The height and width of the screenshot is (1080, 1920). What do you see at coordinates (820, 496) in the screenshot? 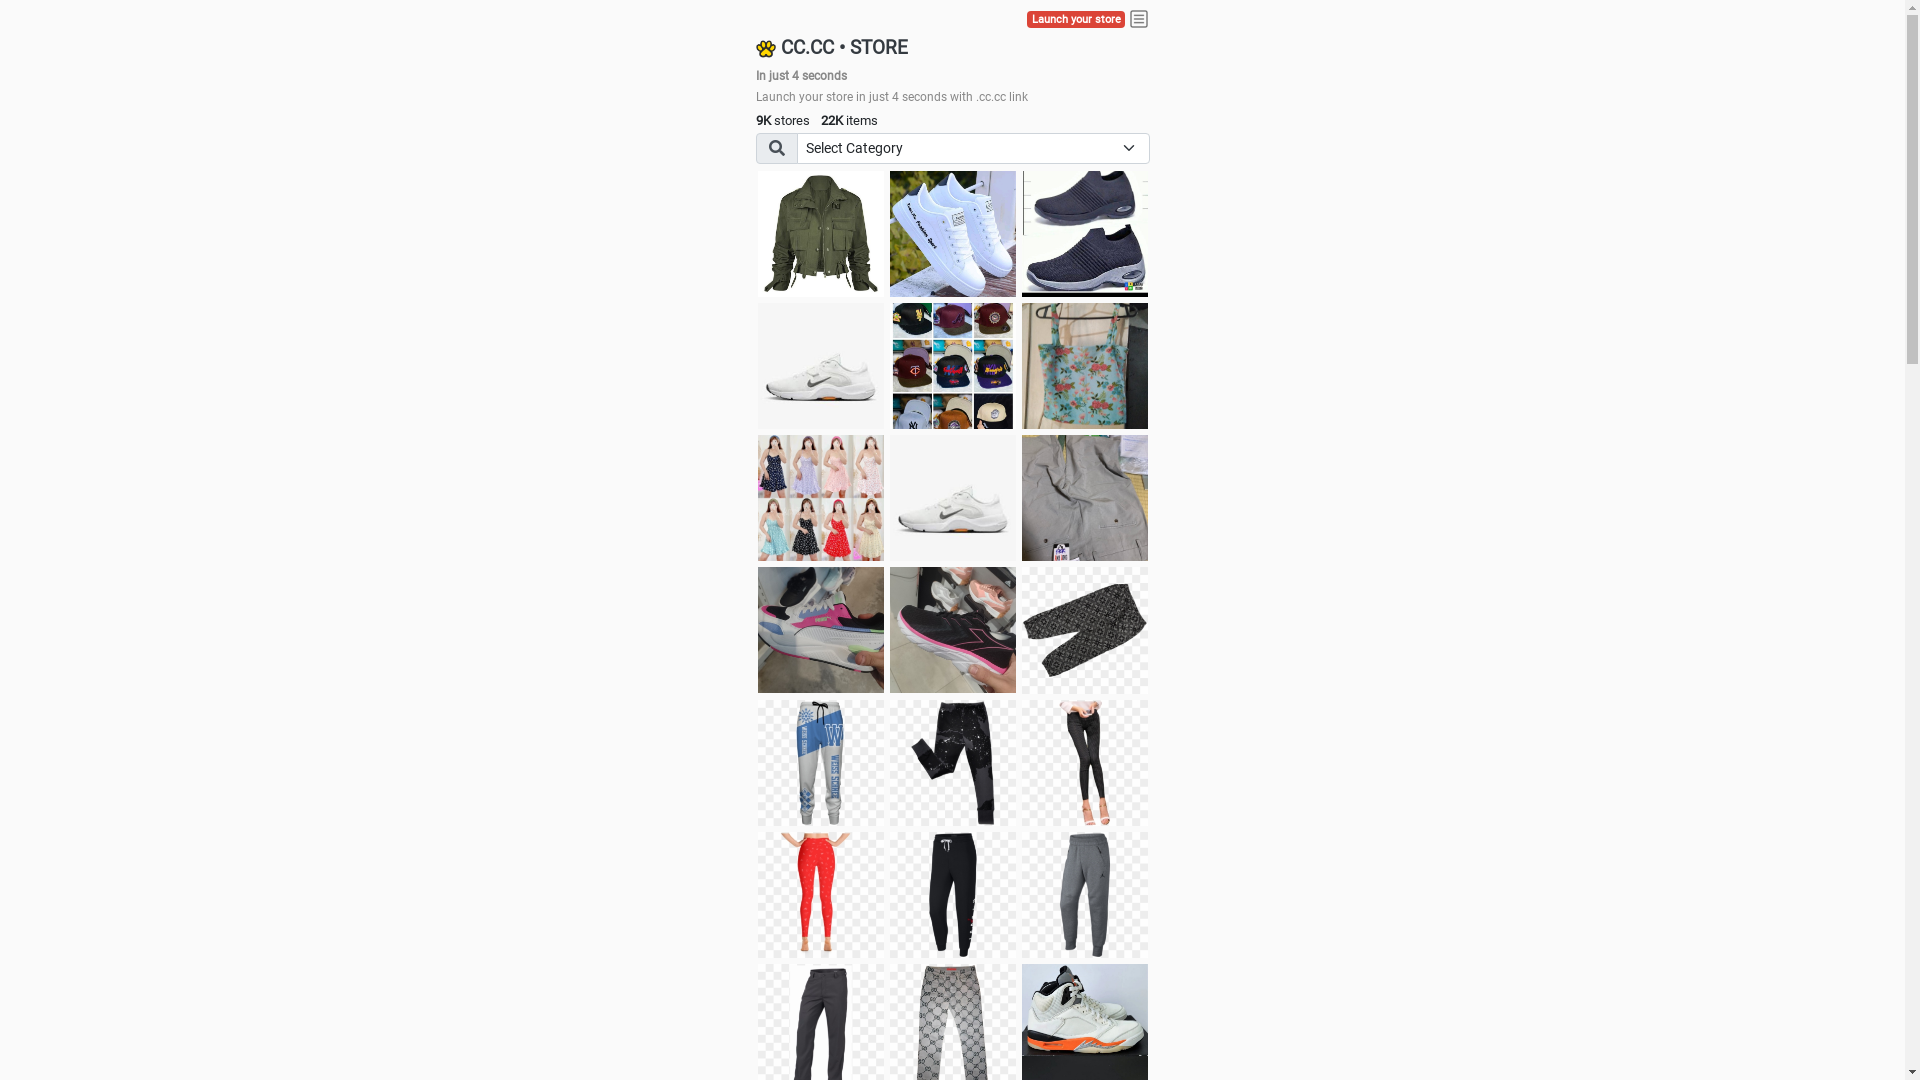
I see `'Dress/square nect top'` at bounding box center [820, 496].